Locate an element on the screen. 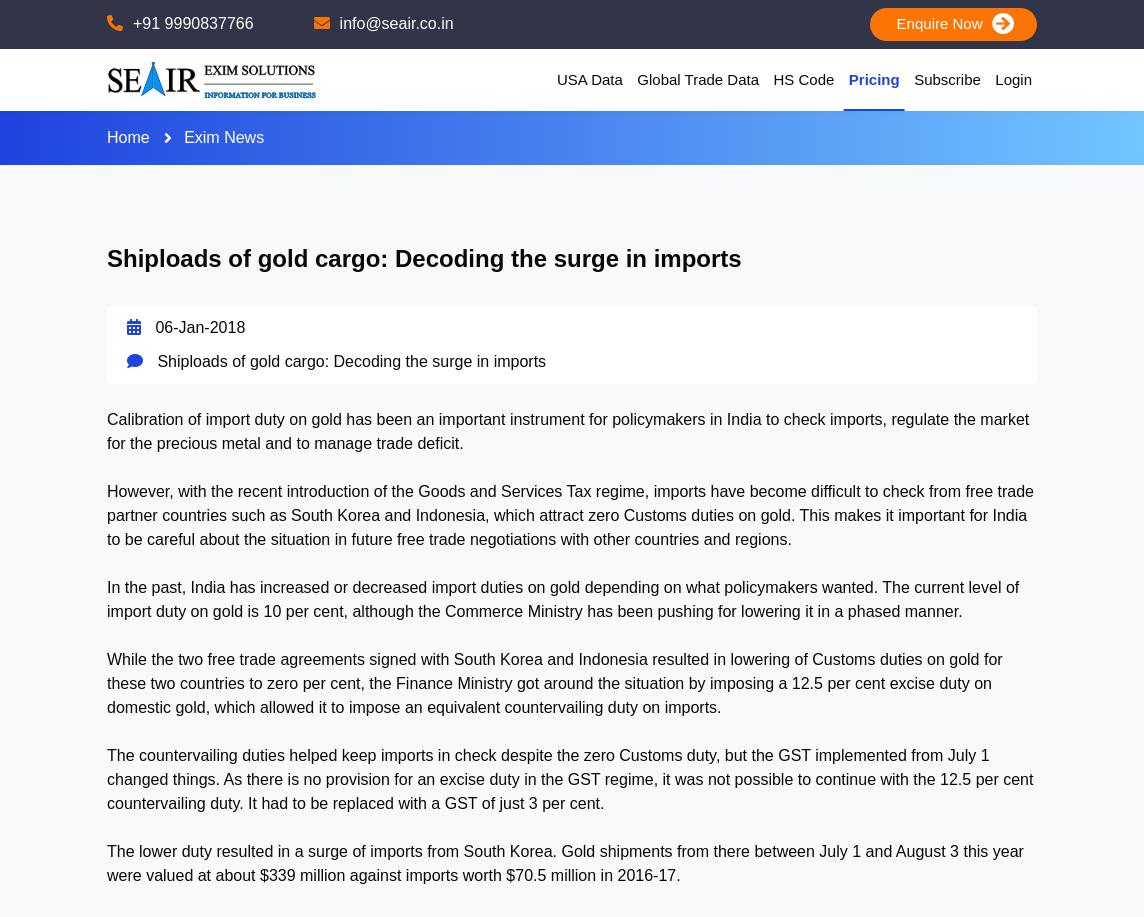 The image size is (1144, 917). 'Login' is located at coordinates (1012, 77).